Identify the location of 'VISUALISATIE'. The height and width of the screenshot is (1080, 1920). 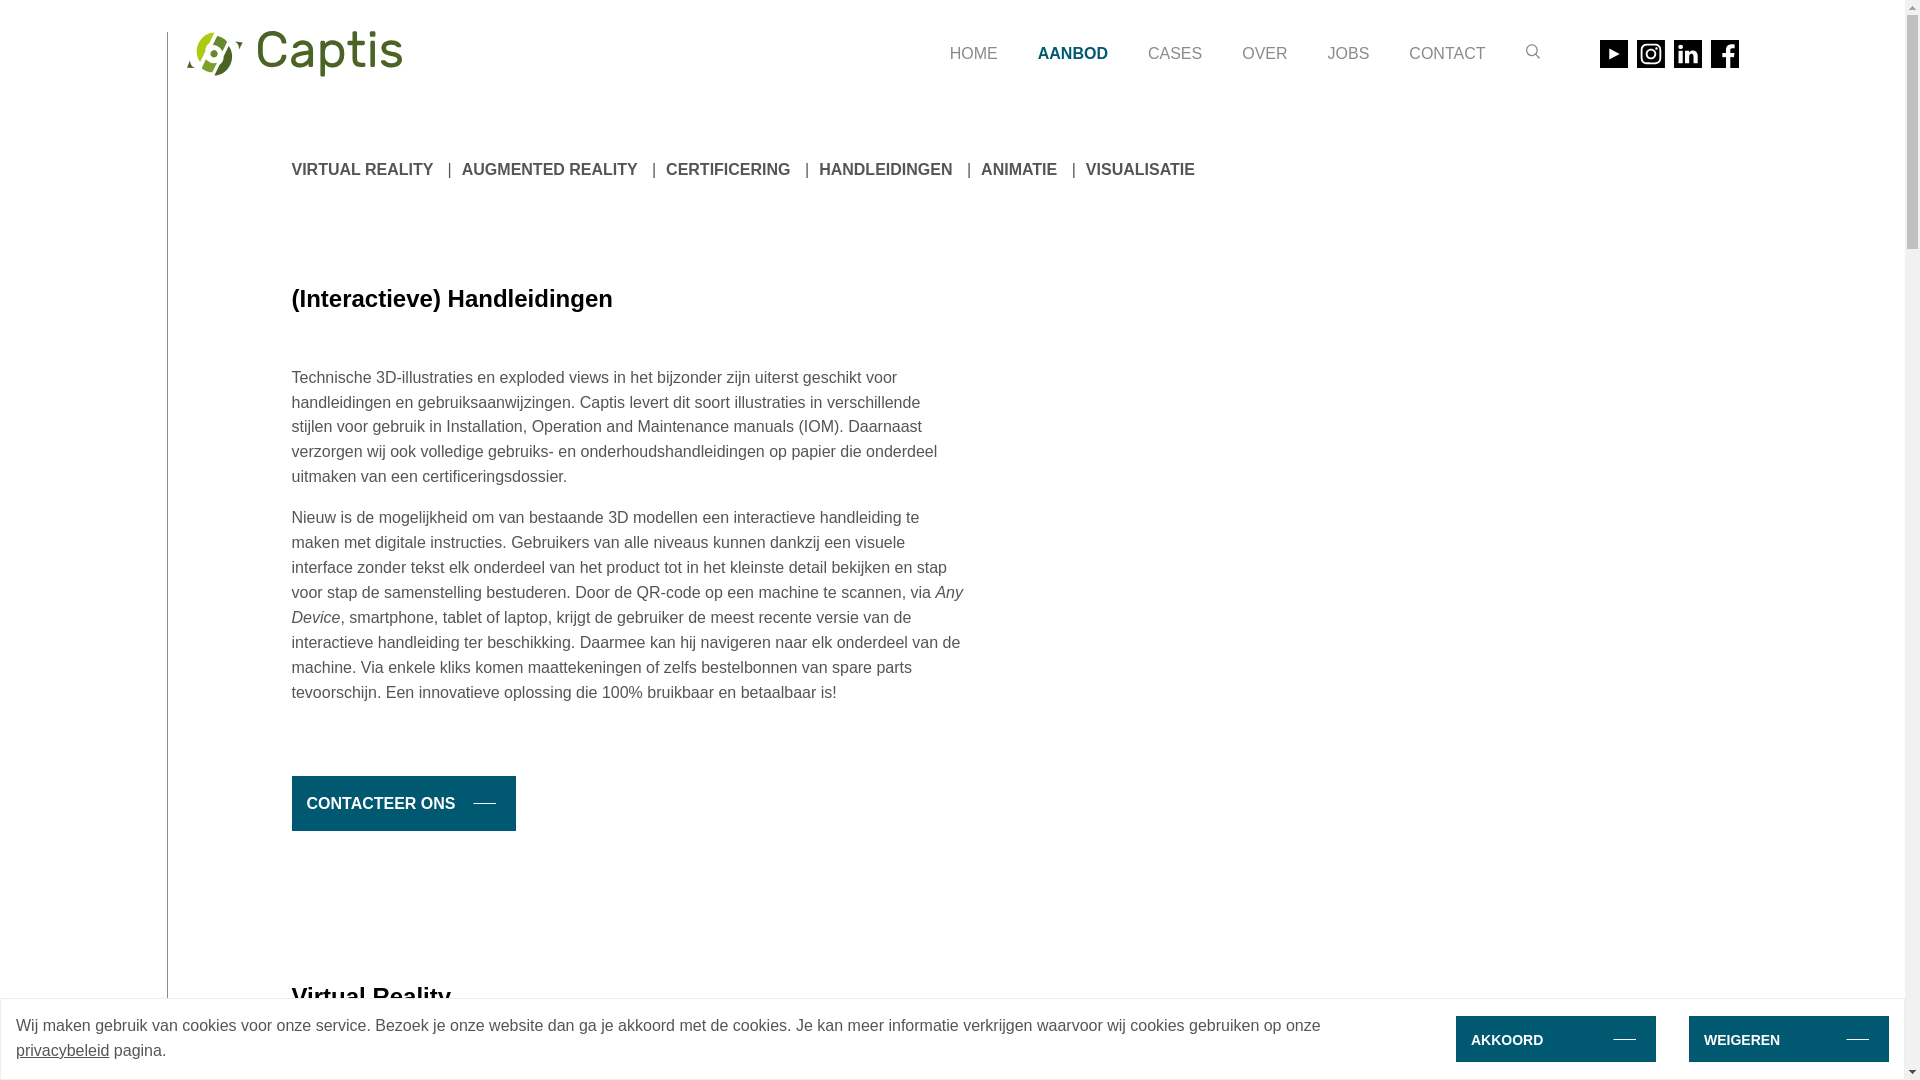
(1140, 168).